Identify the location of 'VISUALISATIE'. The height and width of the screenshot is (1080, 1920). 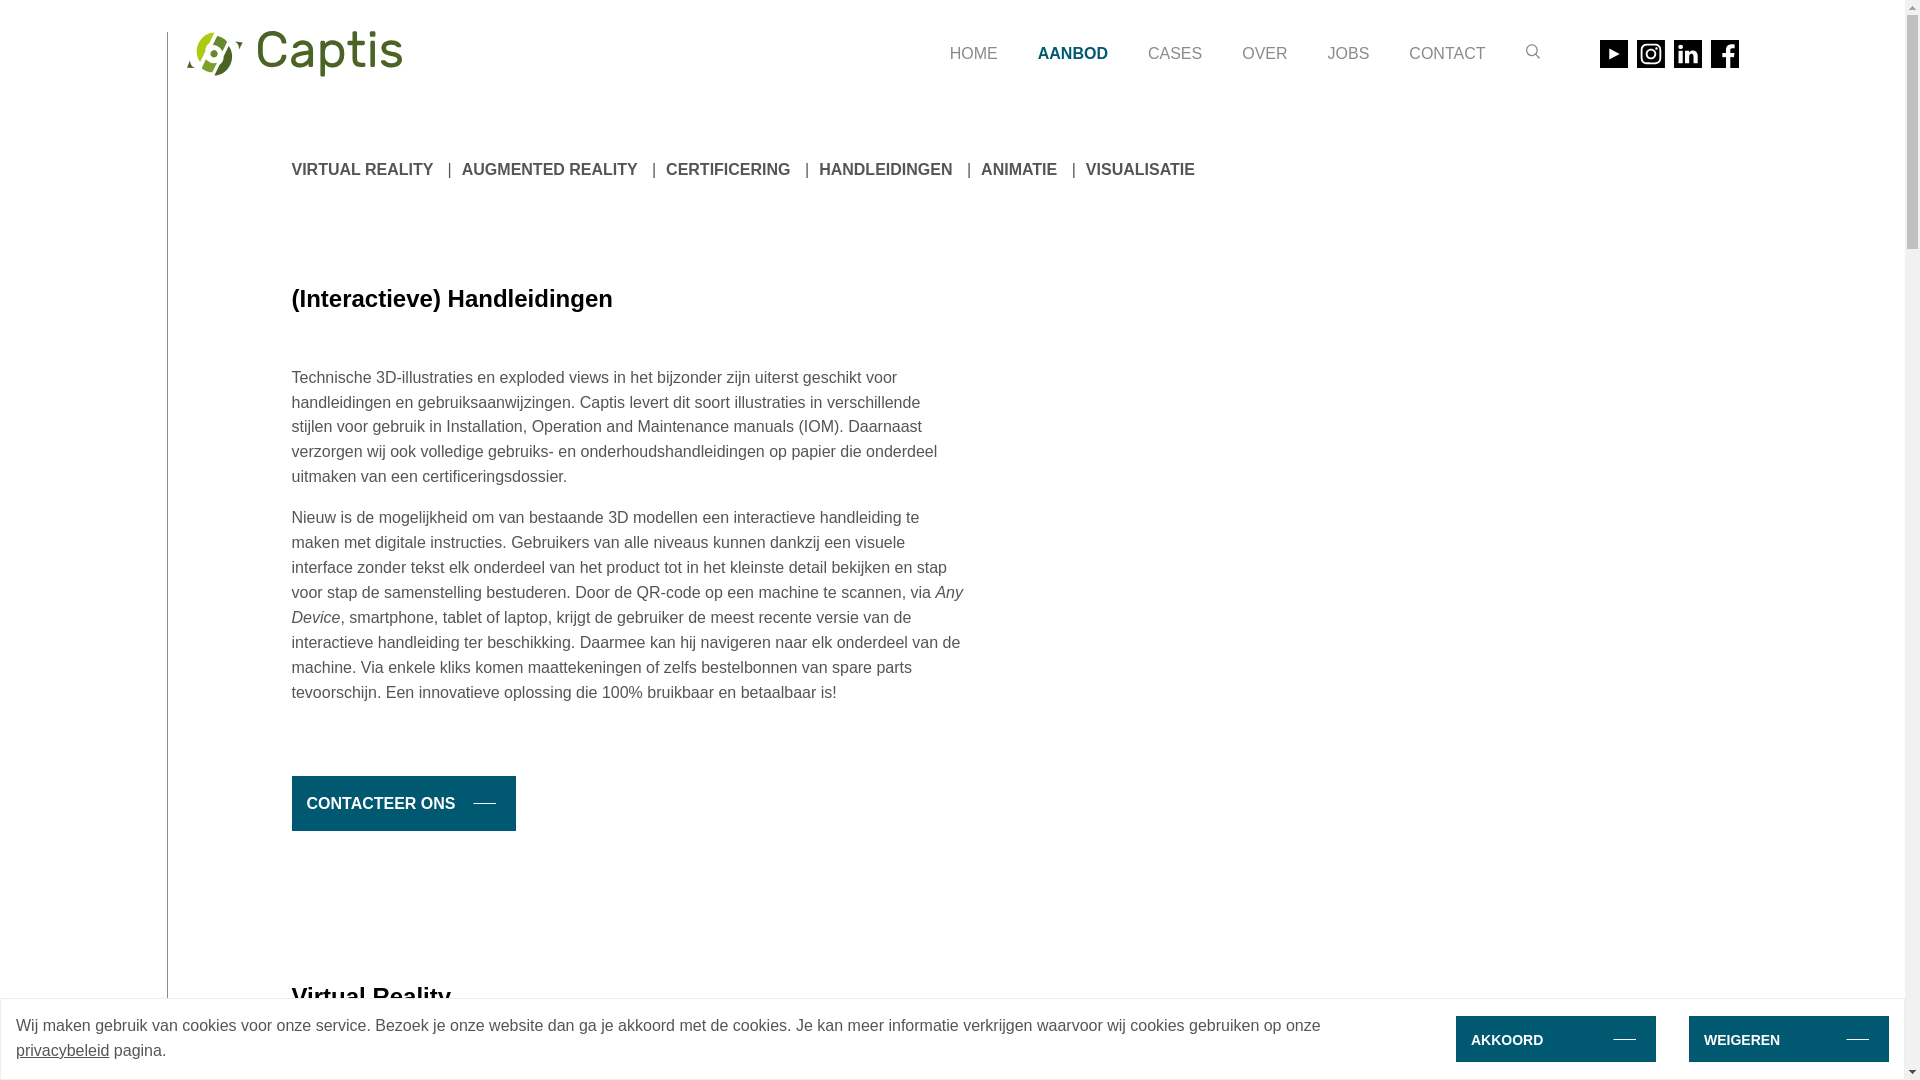
(1140, 168).